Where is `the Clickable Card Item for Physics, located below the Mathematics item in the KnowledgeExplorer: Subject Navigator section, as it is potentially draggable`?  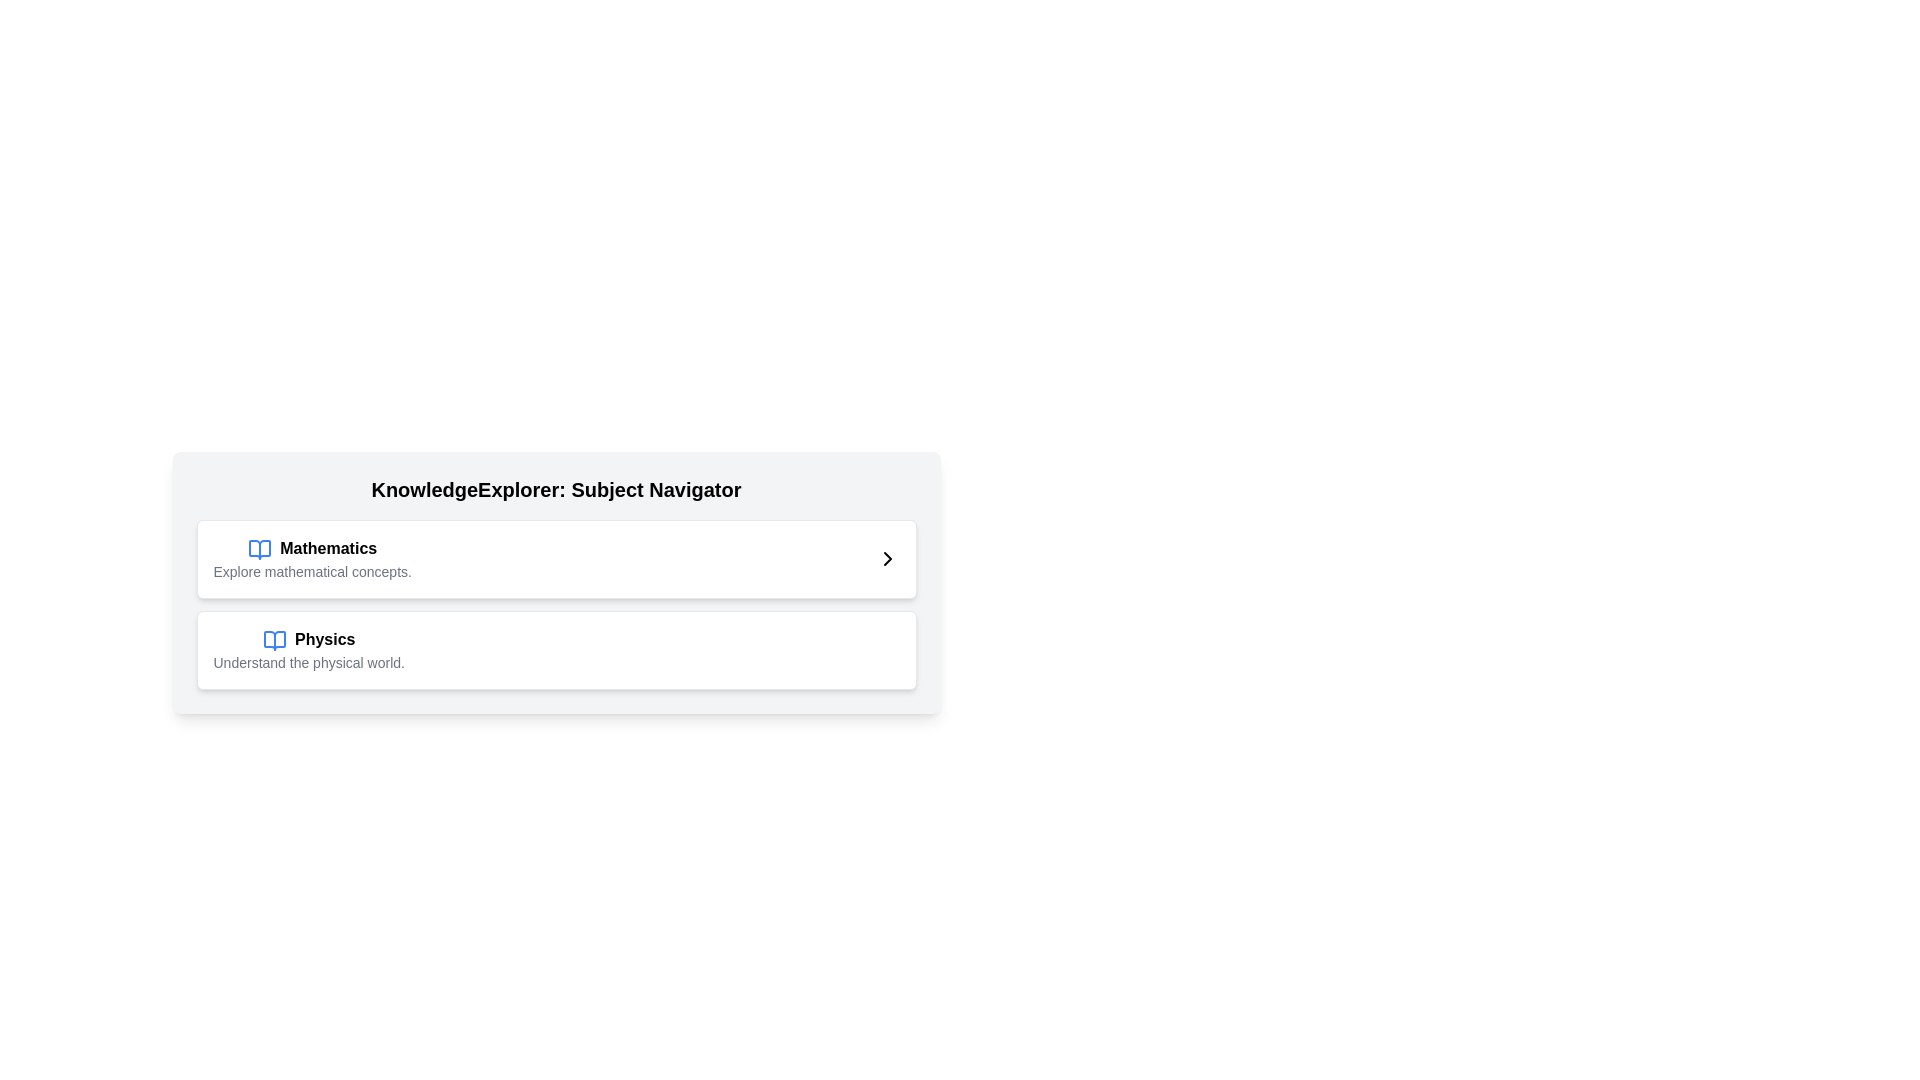 the Clickable Card Item for Physics, located below the Mathematics item in the KnowledgeExplorer: Subject Navigator section, as it is potentially draggable is located at coordinates (556, 650).